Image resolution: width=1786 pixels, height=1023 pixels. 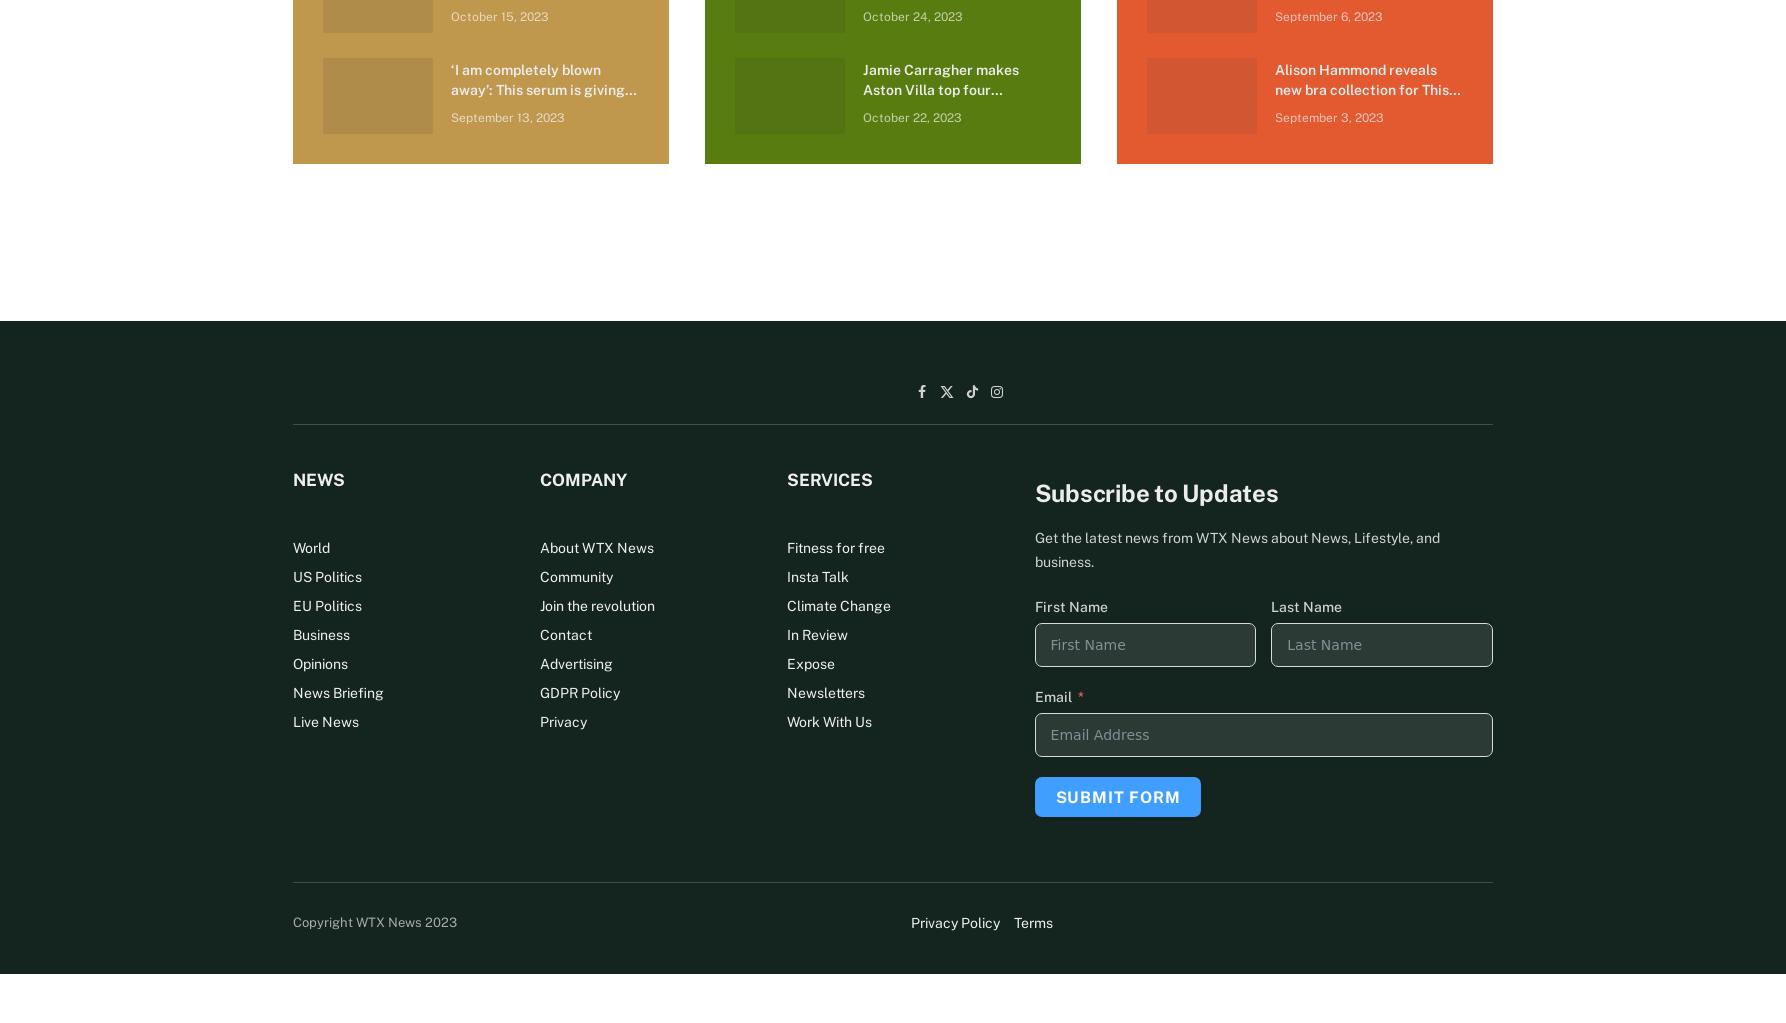 I want to click on 'Copyright WTX News 2023', so click(x=375, y=920).